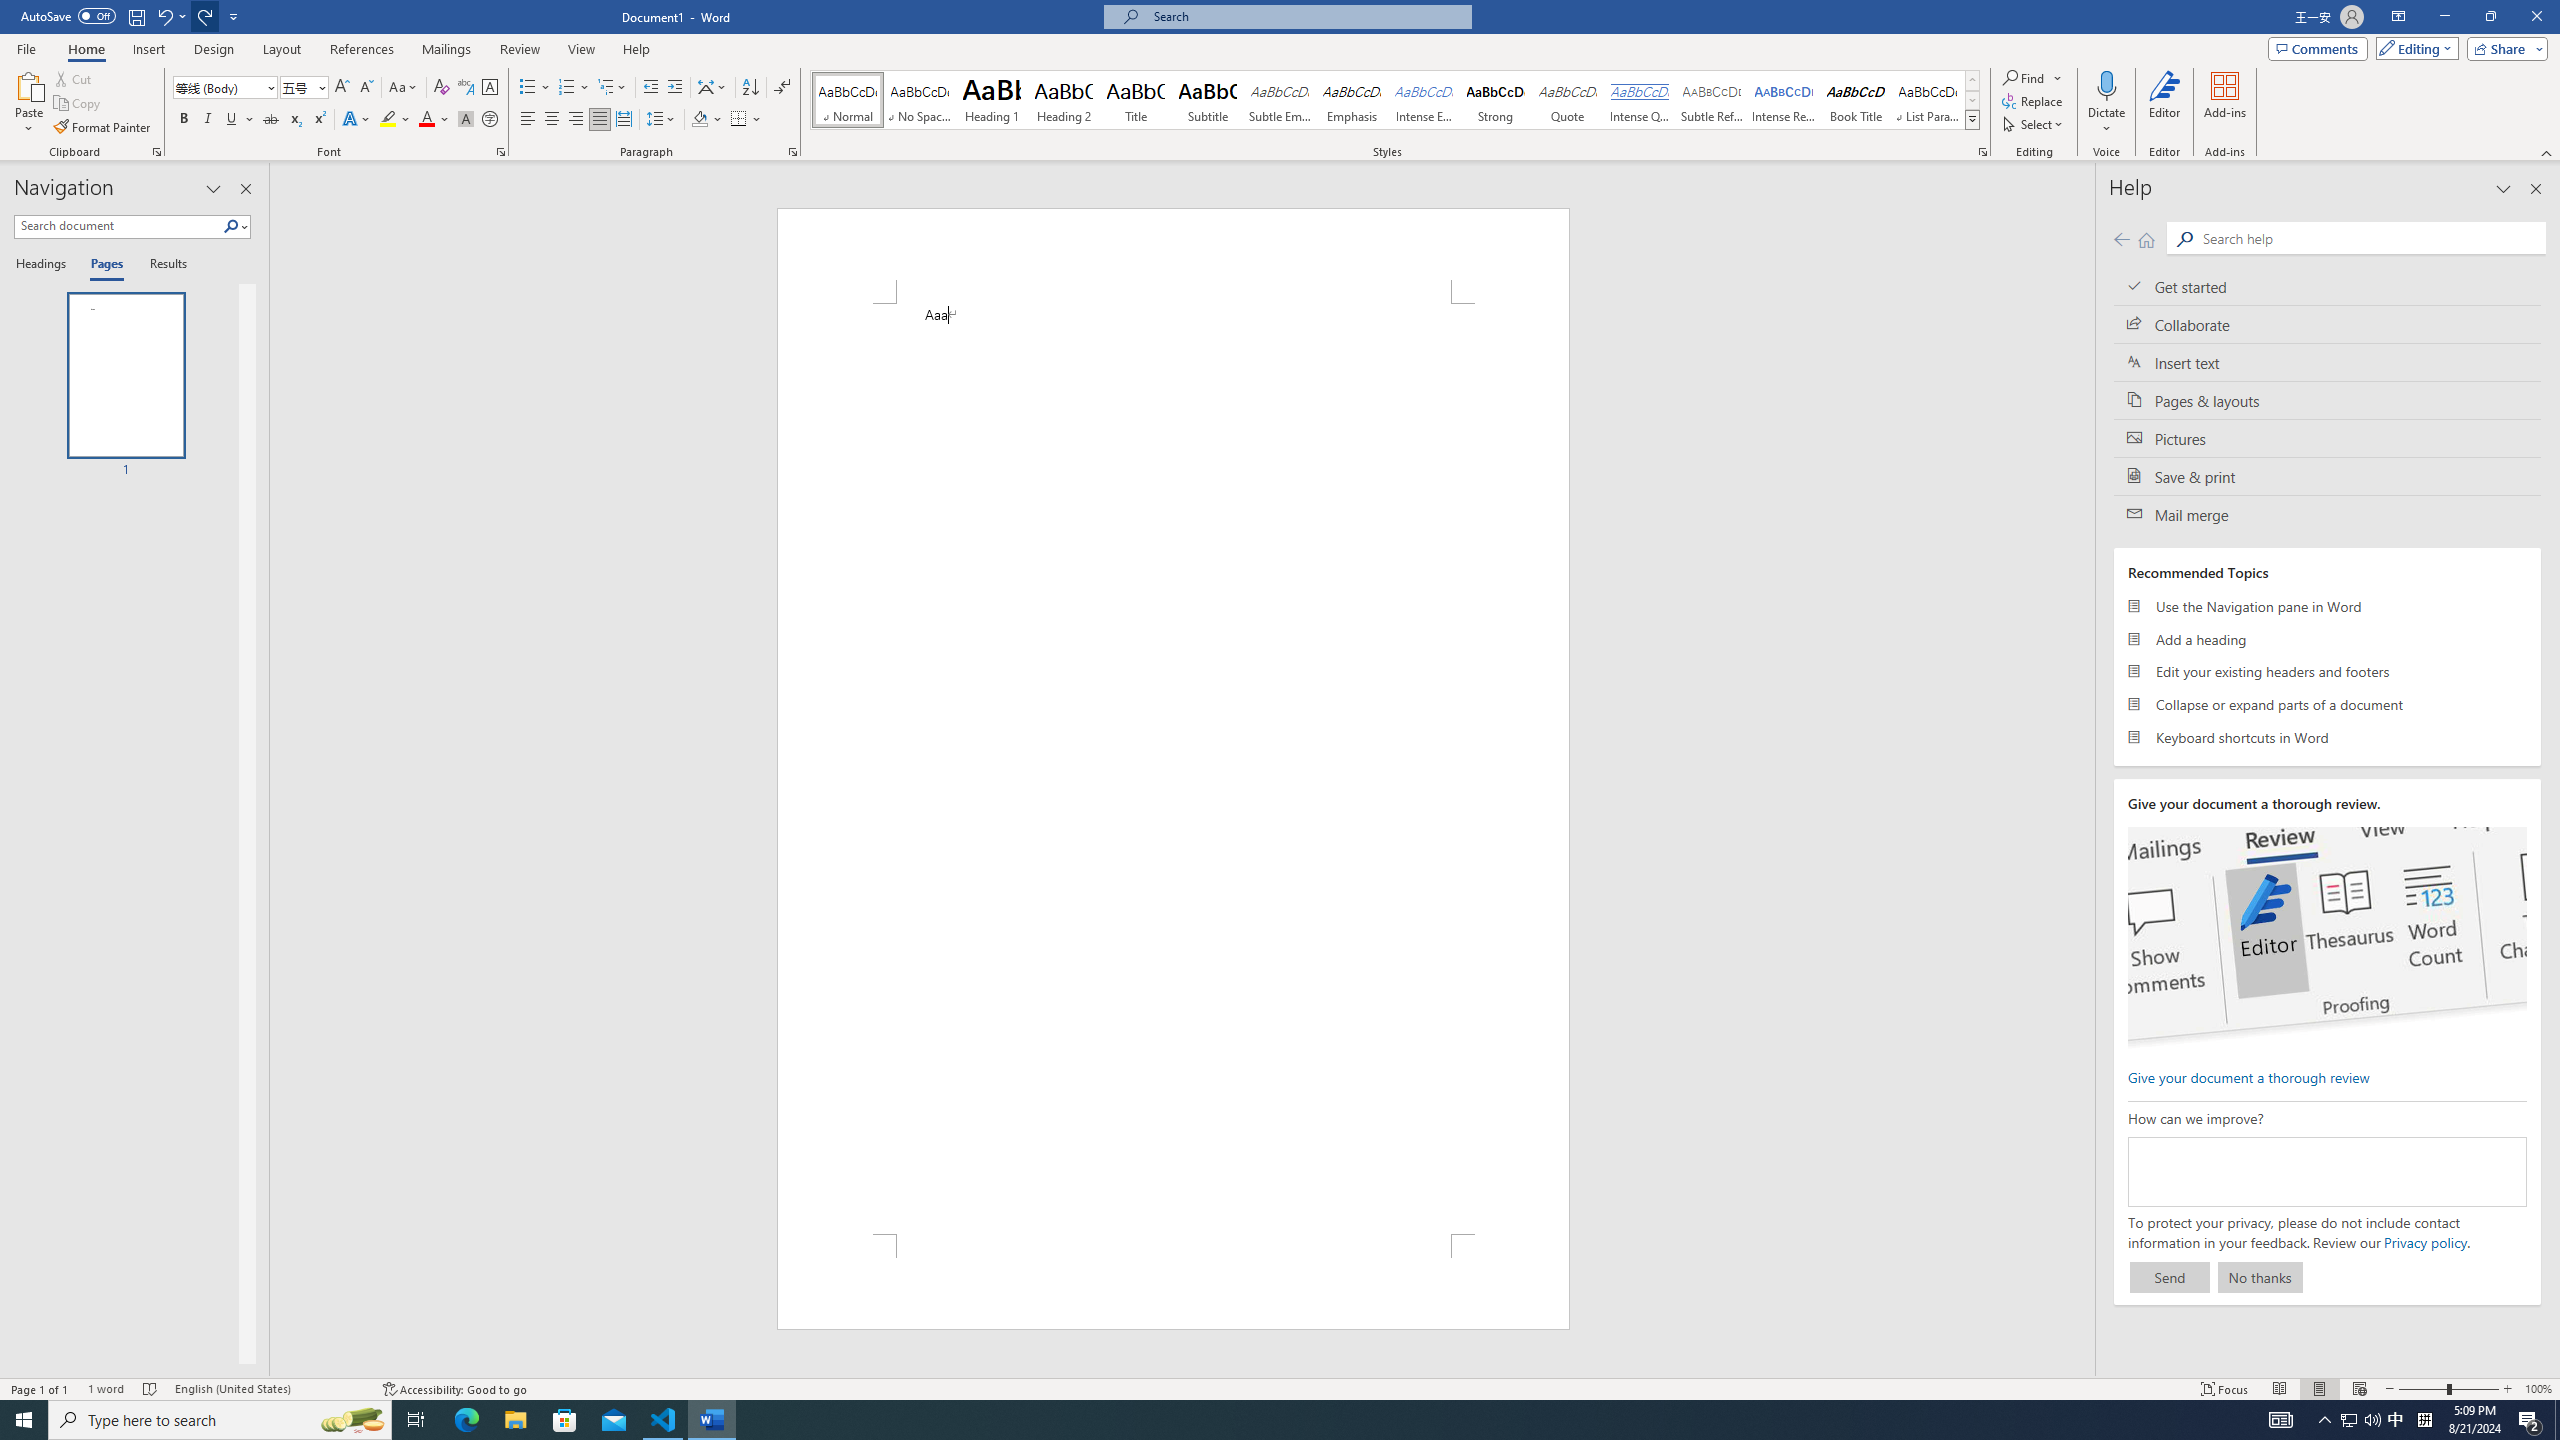  I want to click on 'Mailings', so click(445, 49).